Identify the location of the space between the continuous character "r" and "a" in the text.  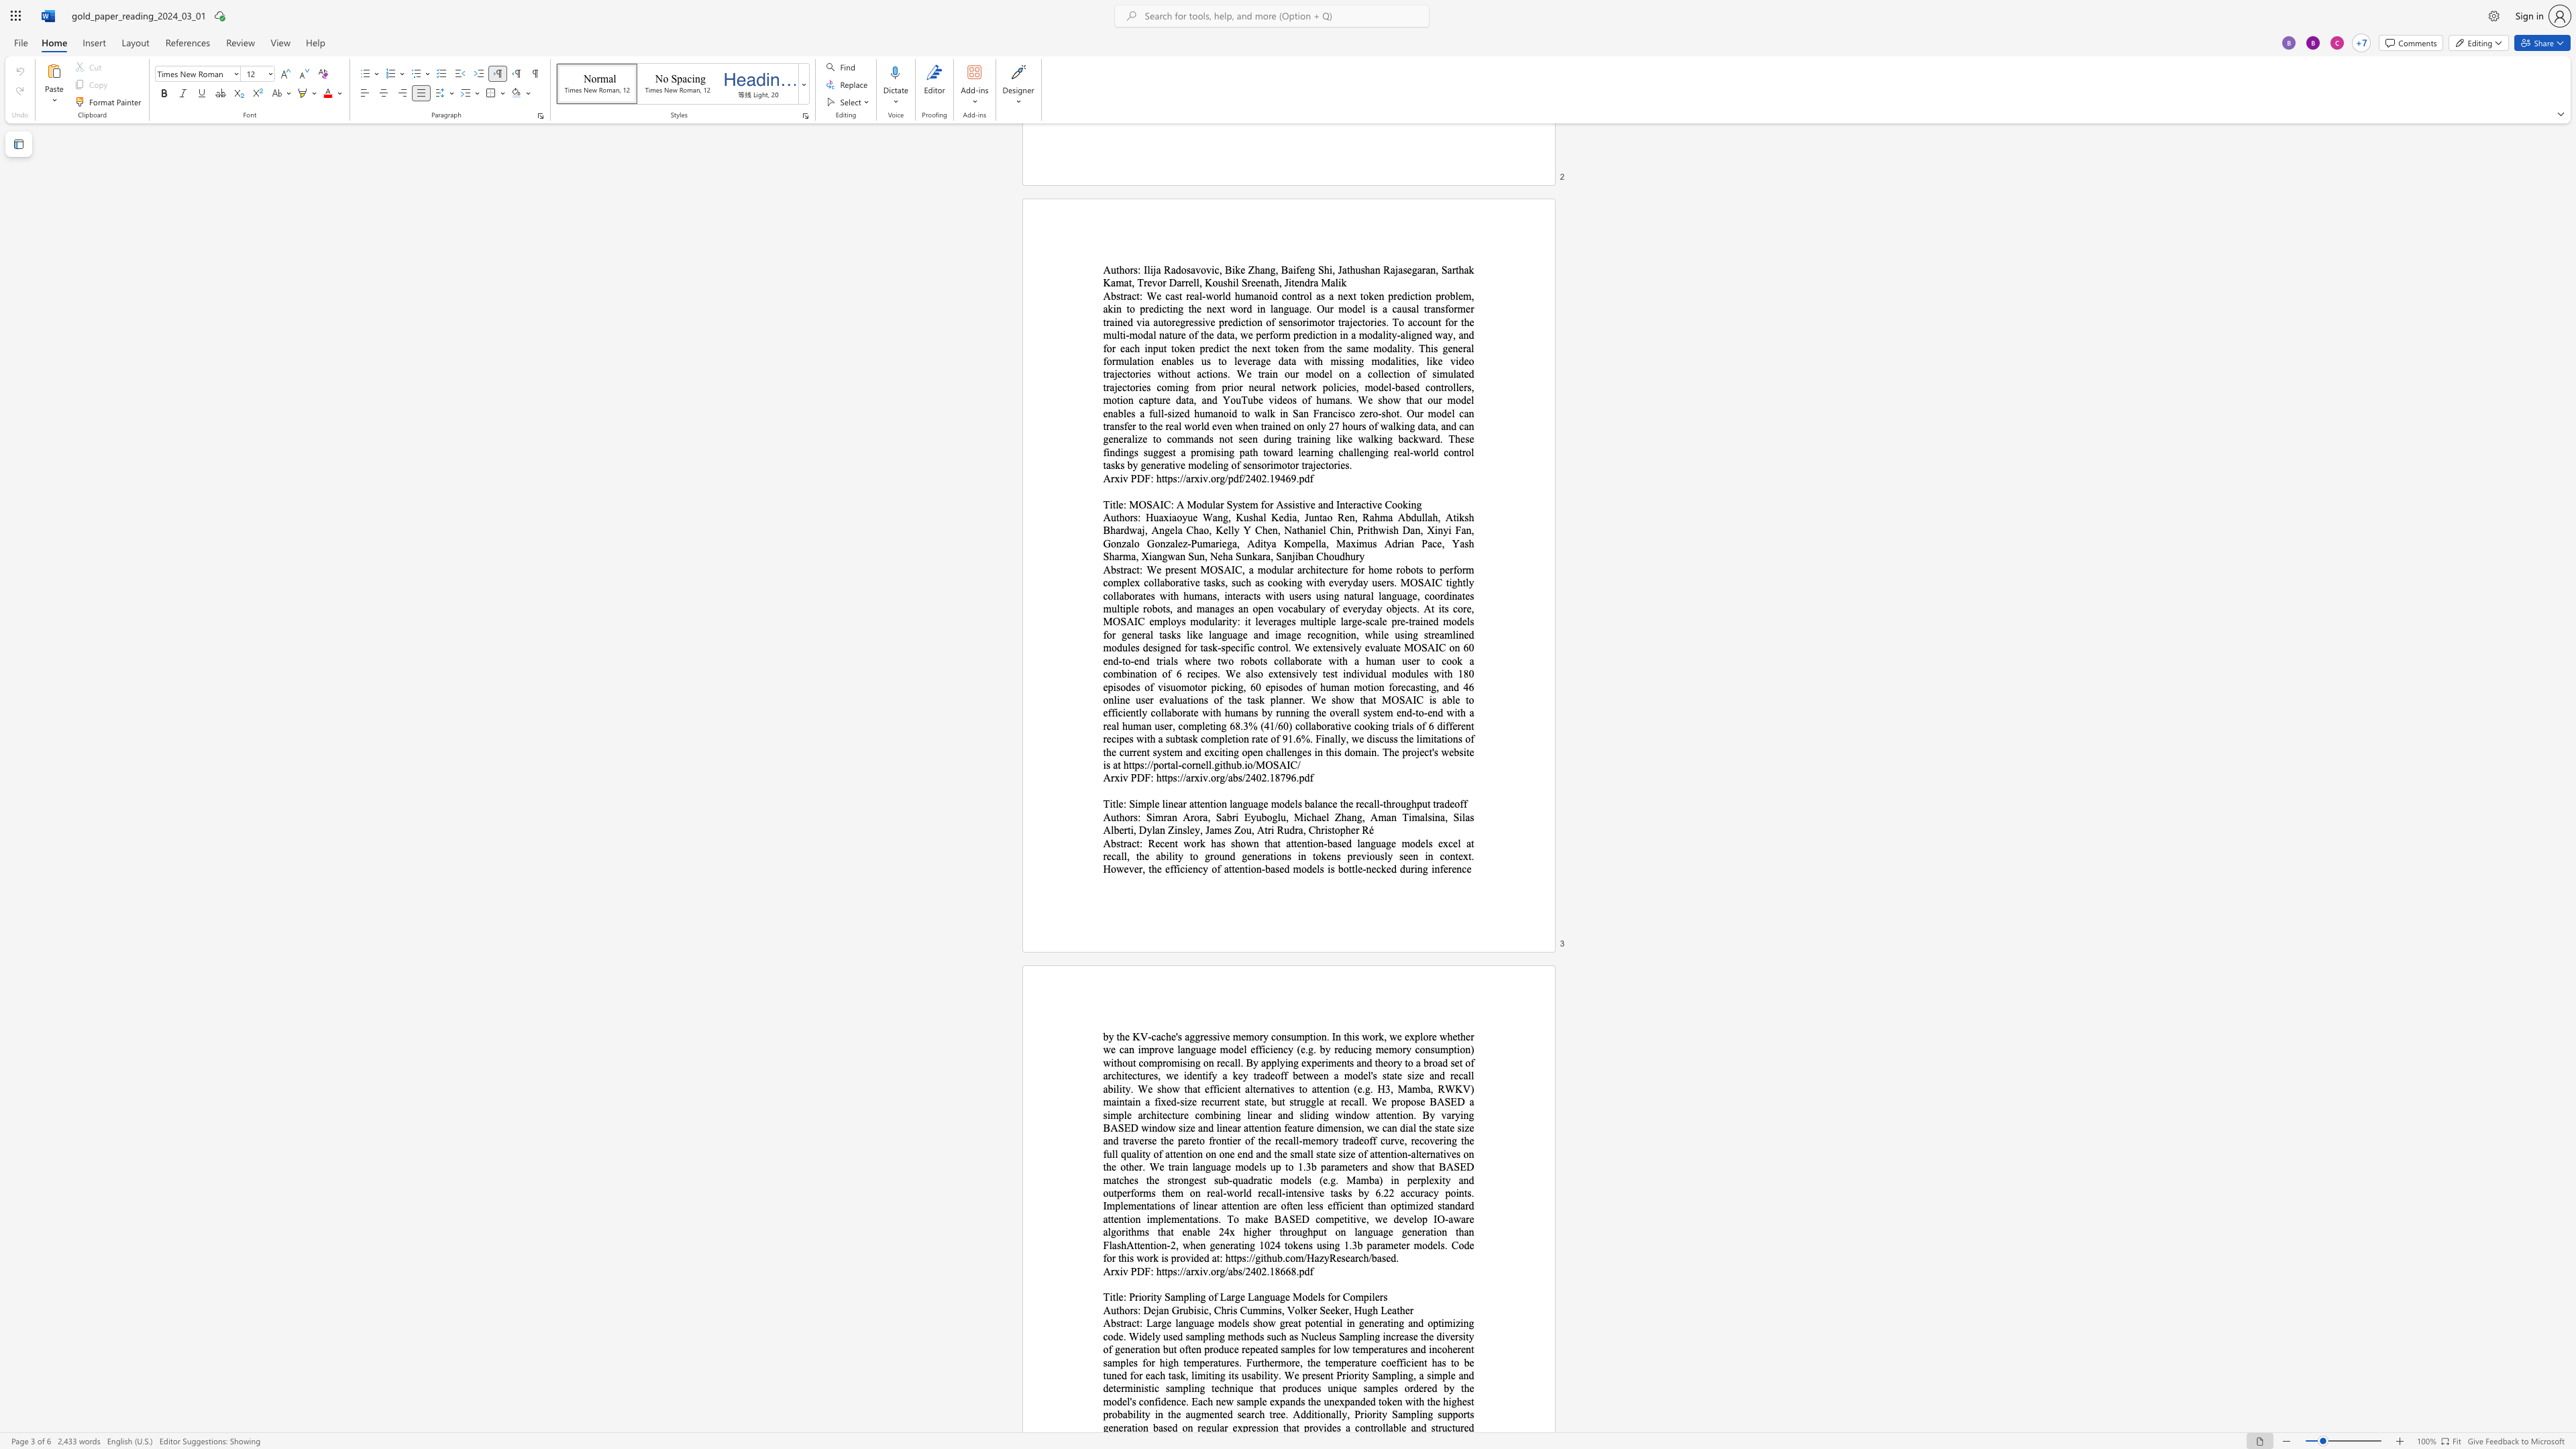
(1127, 1322).